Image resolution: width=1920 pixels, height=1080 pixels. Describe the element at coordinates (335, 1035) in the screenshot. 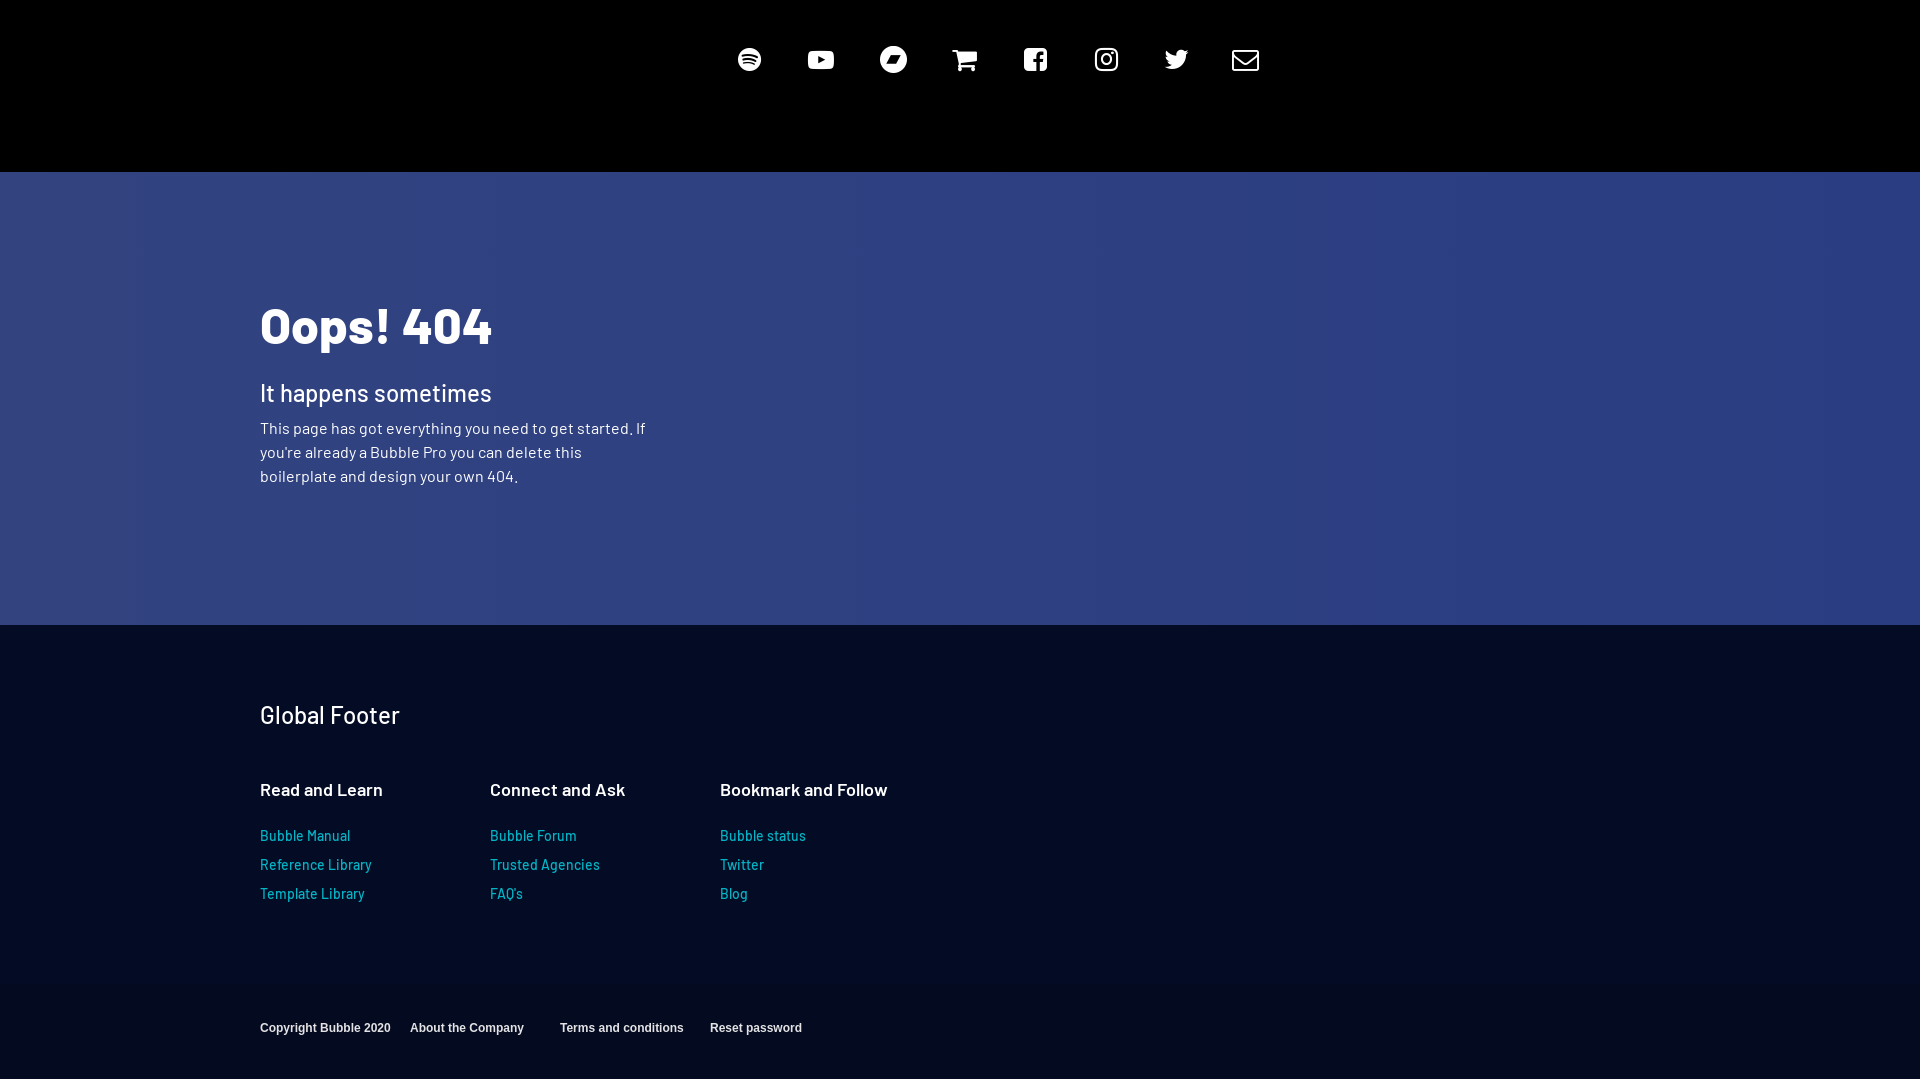

I see `'Copyright Bubble 2020'` at that location.